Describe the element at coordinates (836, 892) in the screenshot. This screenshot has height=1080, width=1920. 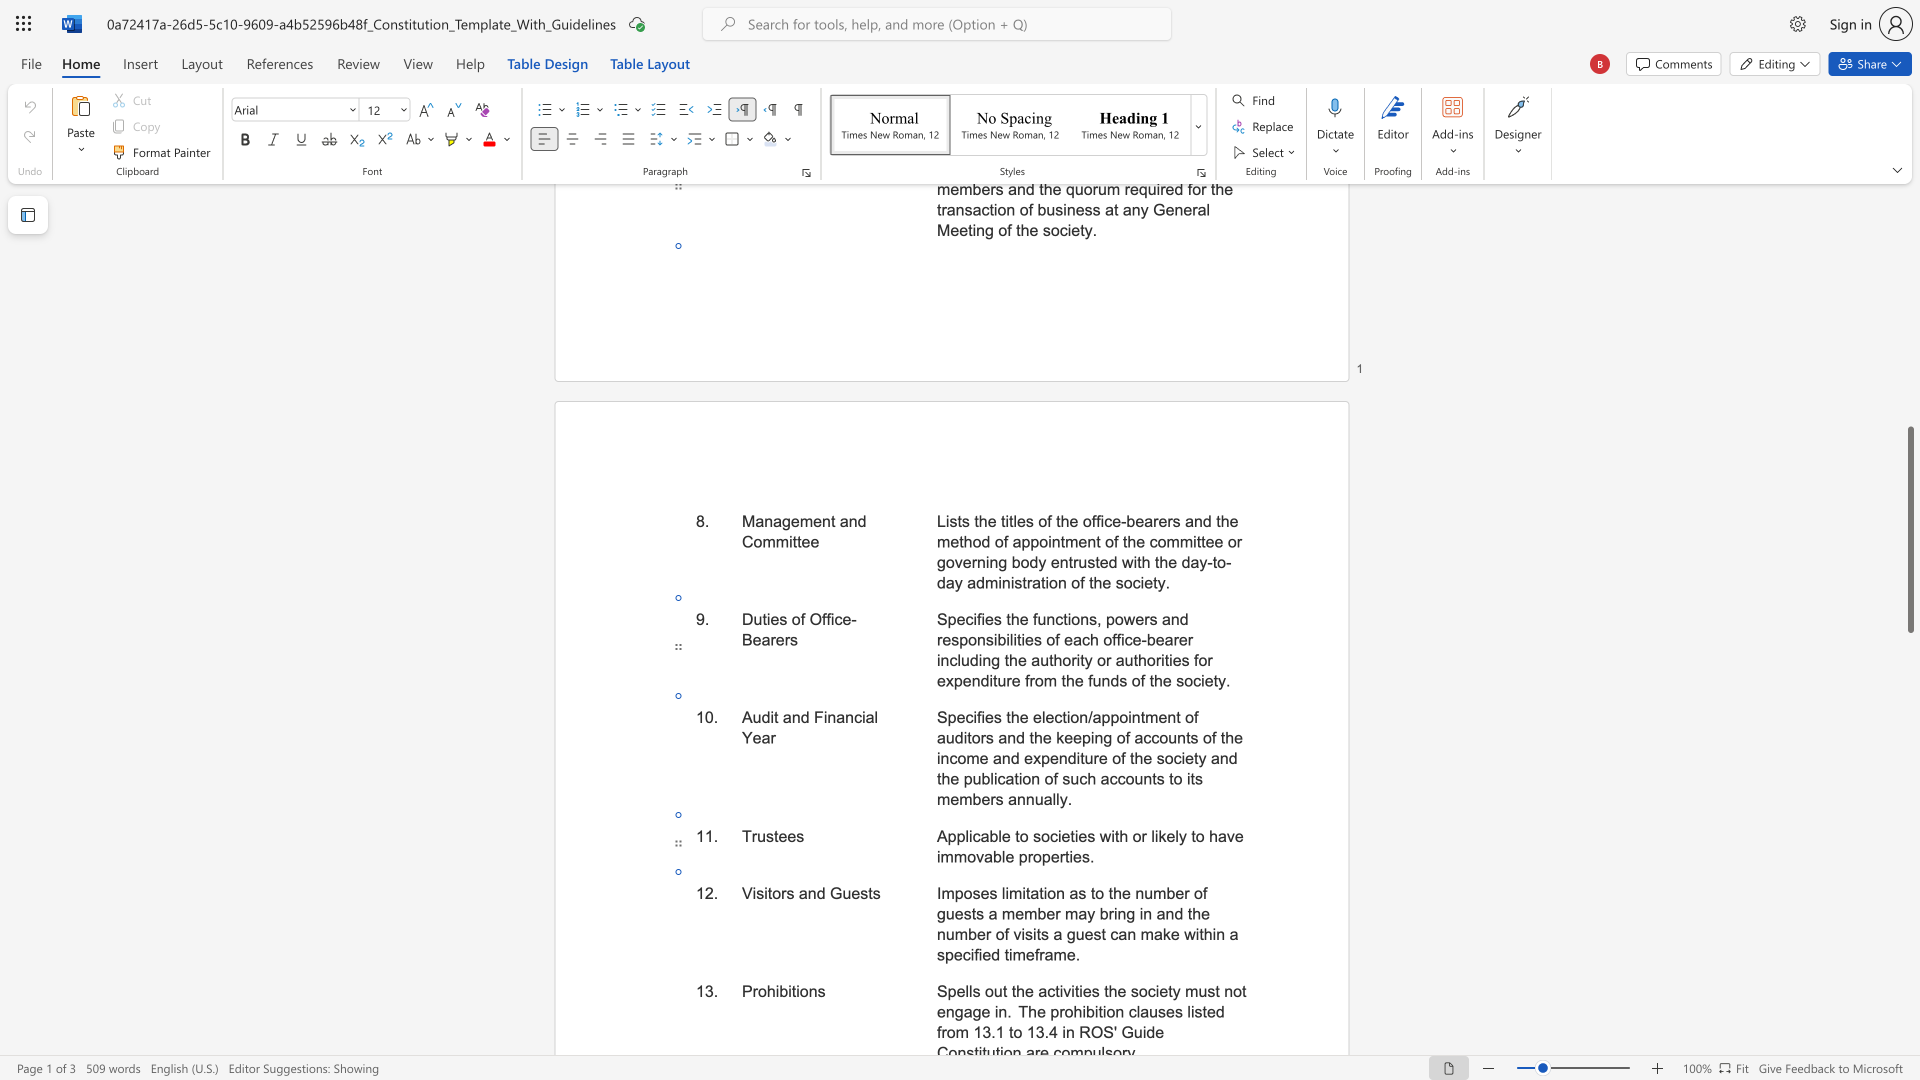
I see `the 1th character "G" in the text` at that location.